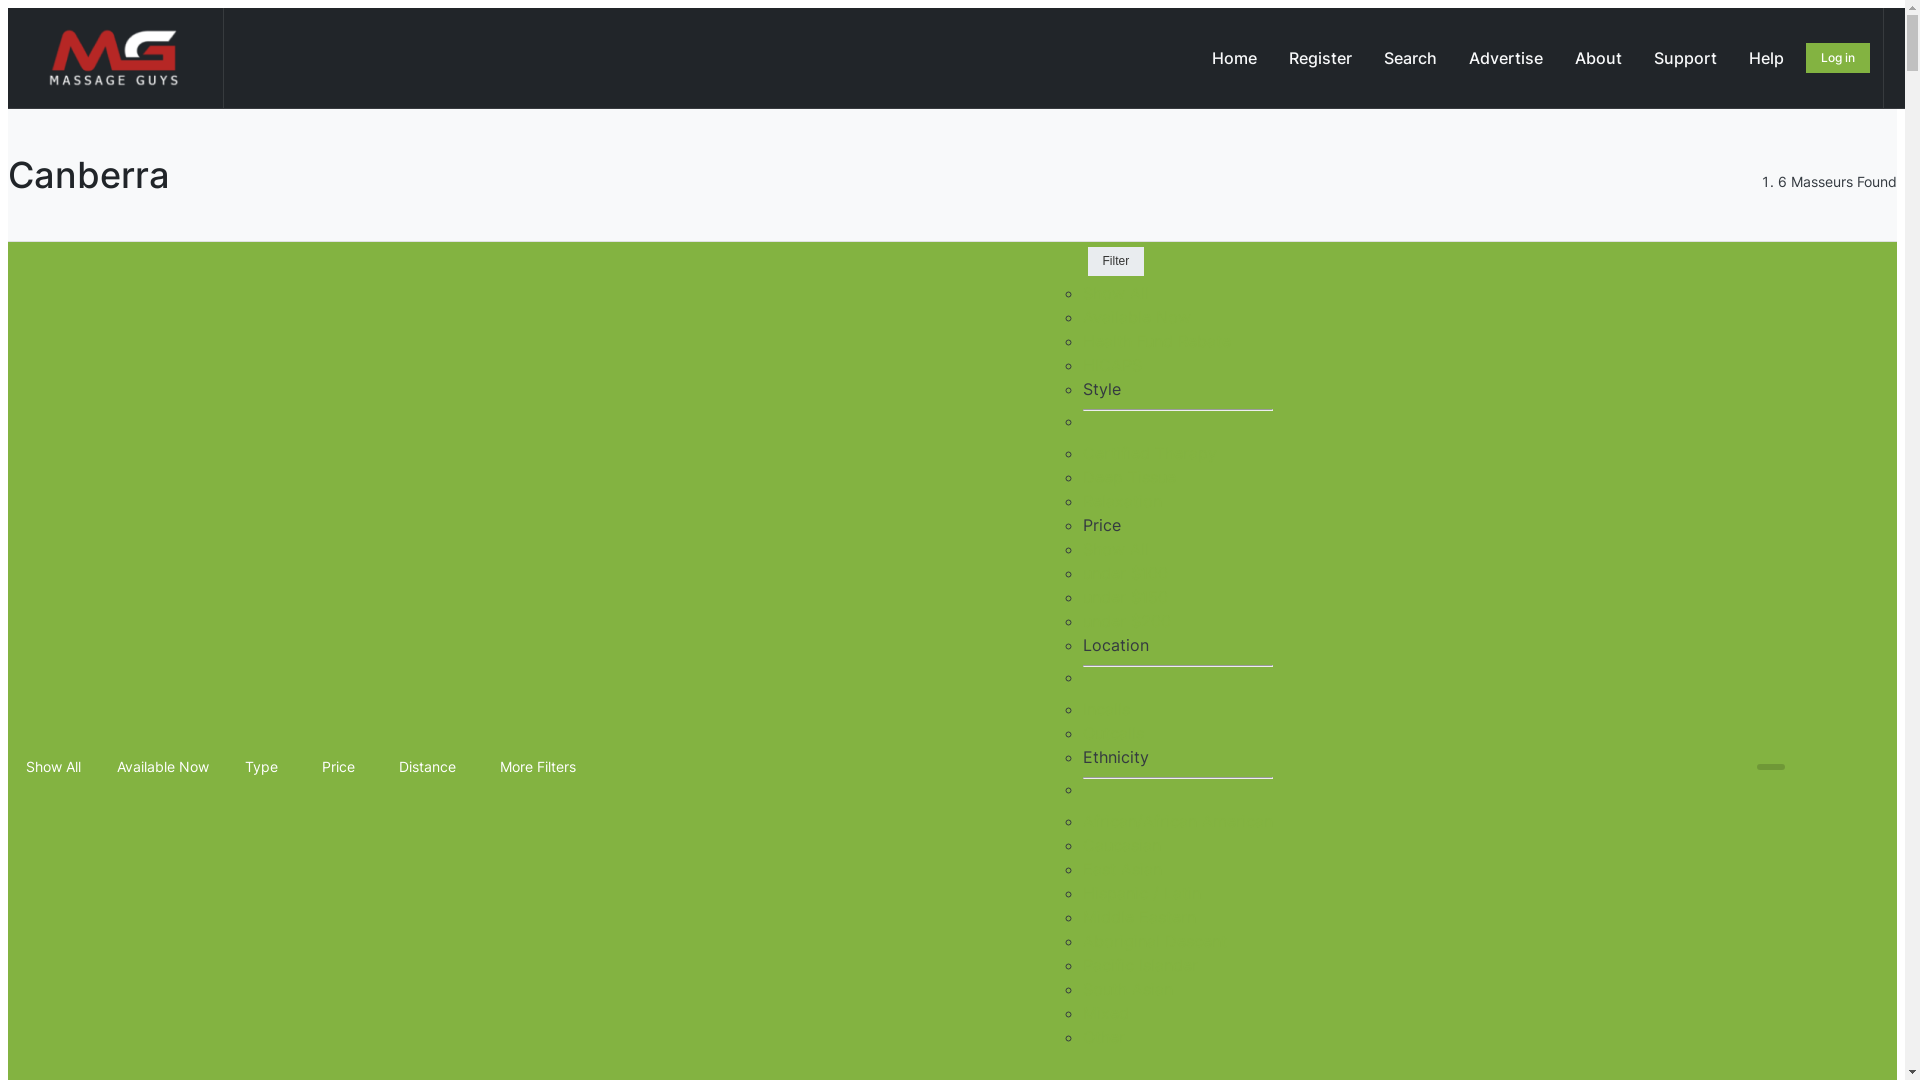 Image resolution: width=1920 pixels, height=1080 pixels. Describe the element at coordinates (1196, 56) in the screenshot. I see `'Home'` at that location.